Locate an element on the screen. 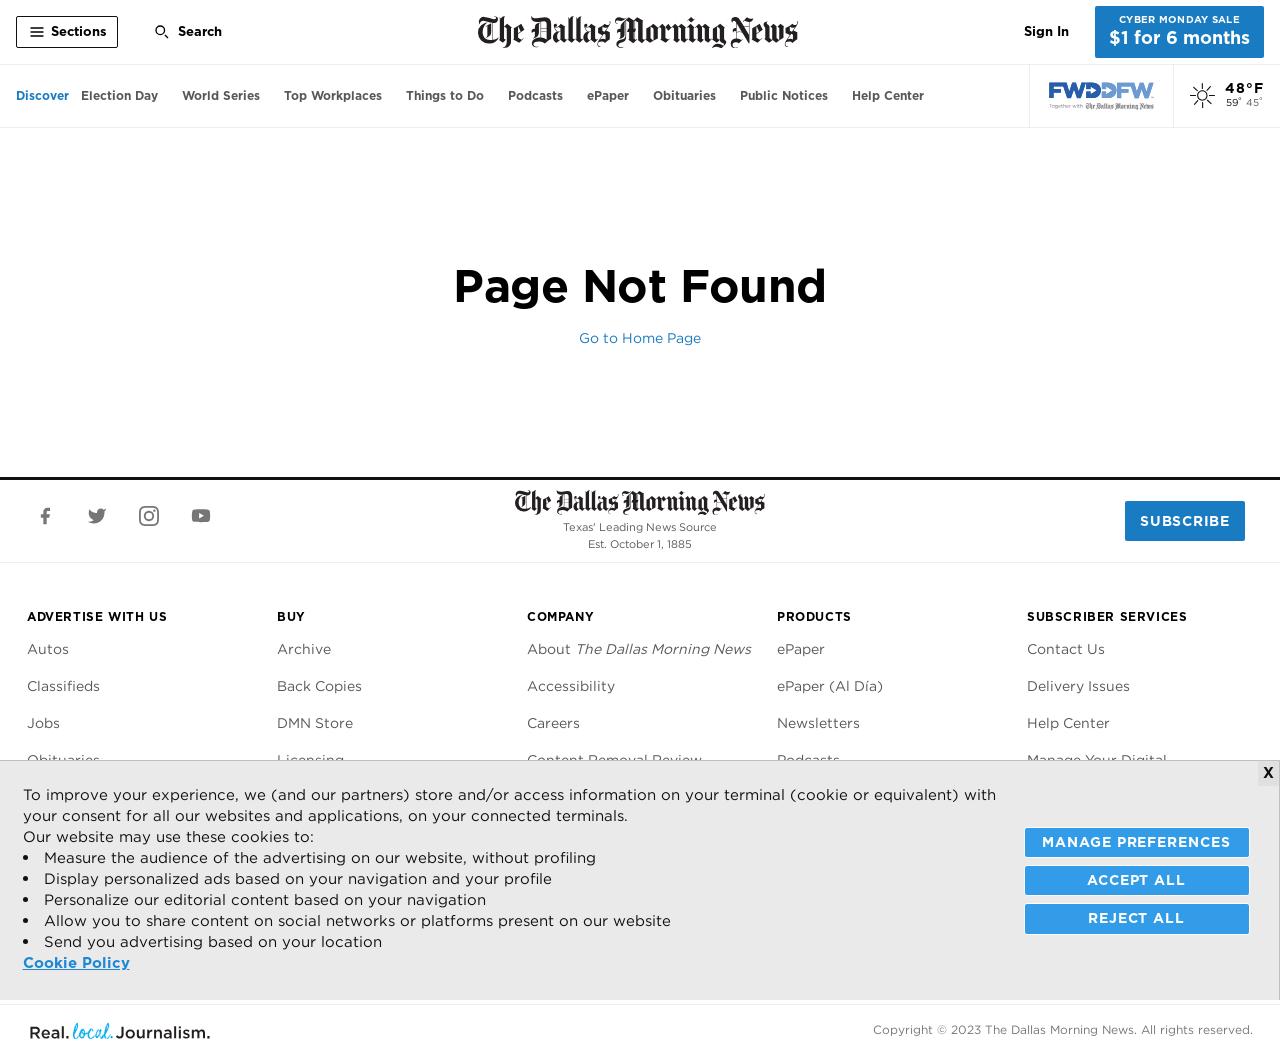  'Careers' is located at coordinates (526, 721).